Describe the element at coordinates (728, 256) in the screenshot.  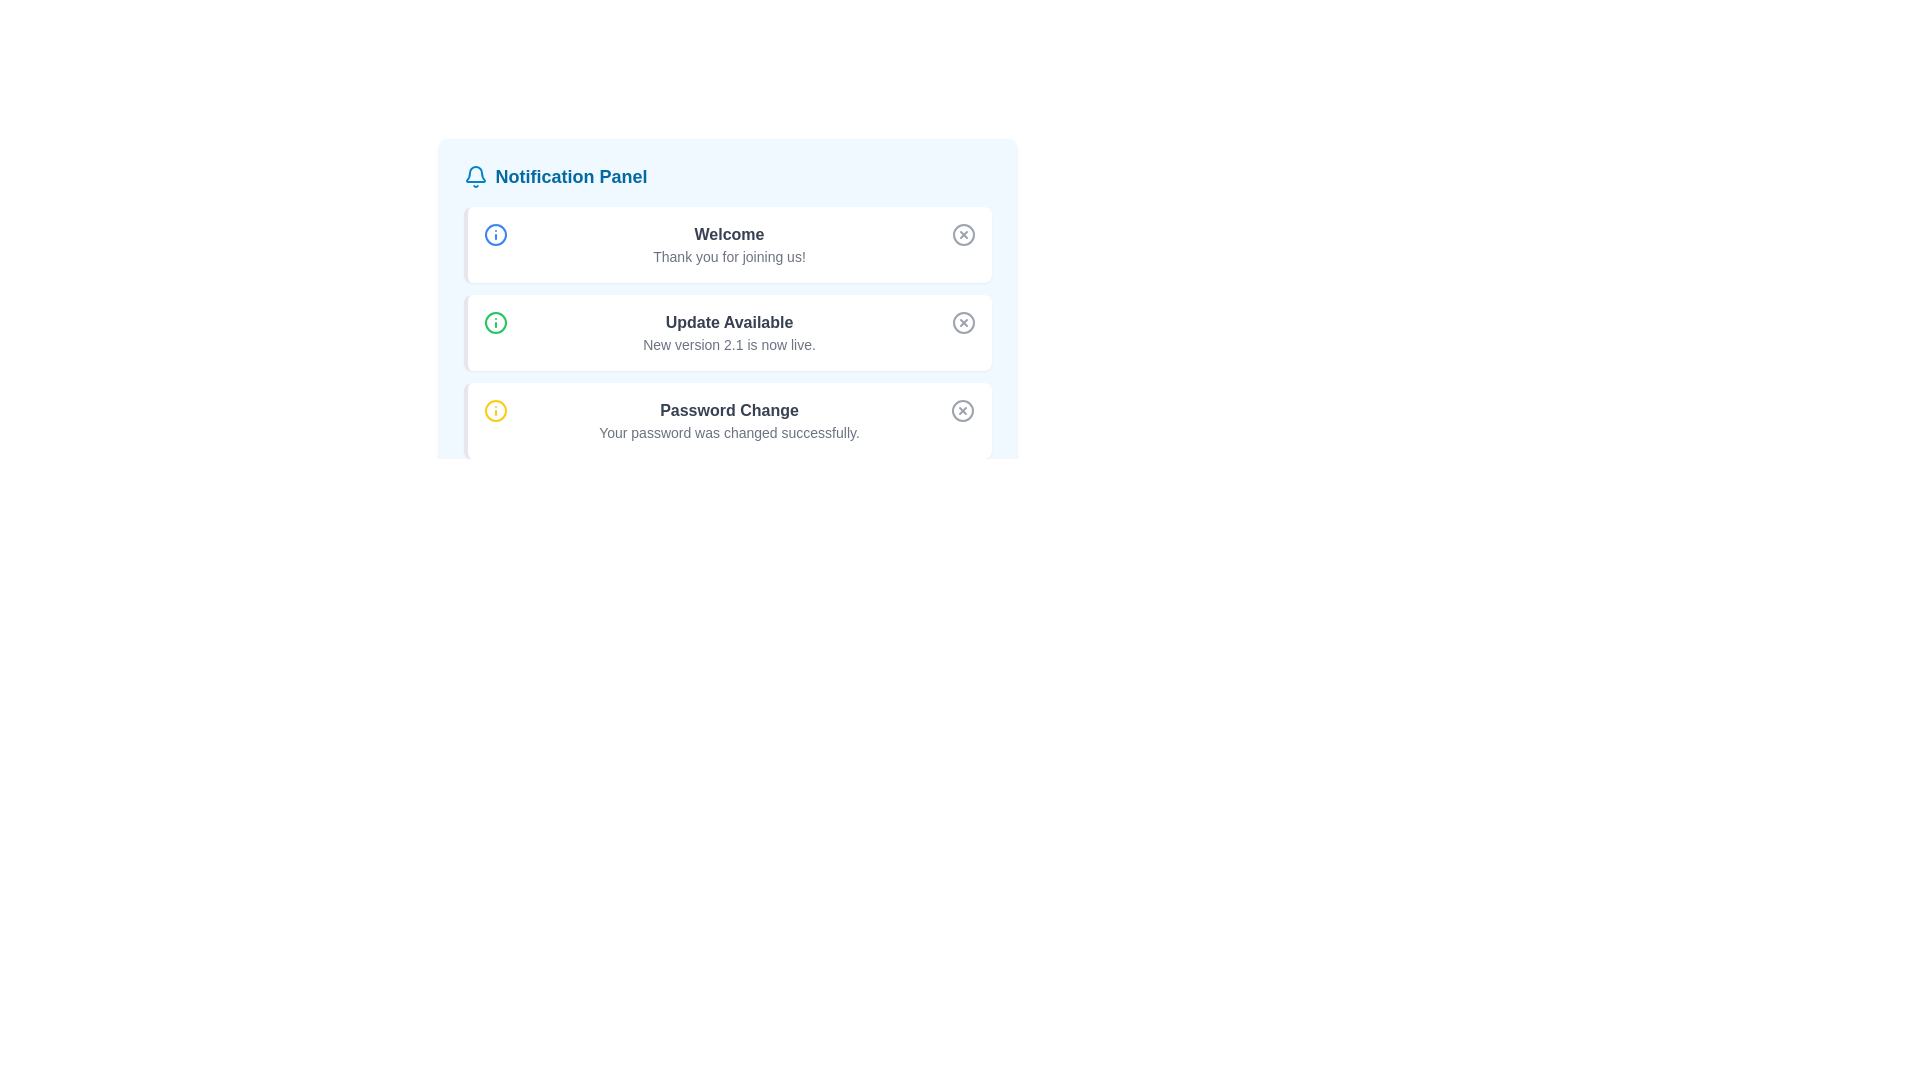
I see `the TextLabel element located below the 'Welcome' notification in the Notification Panel` at that location.